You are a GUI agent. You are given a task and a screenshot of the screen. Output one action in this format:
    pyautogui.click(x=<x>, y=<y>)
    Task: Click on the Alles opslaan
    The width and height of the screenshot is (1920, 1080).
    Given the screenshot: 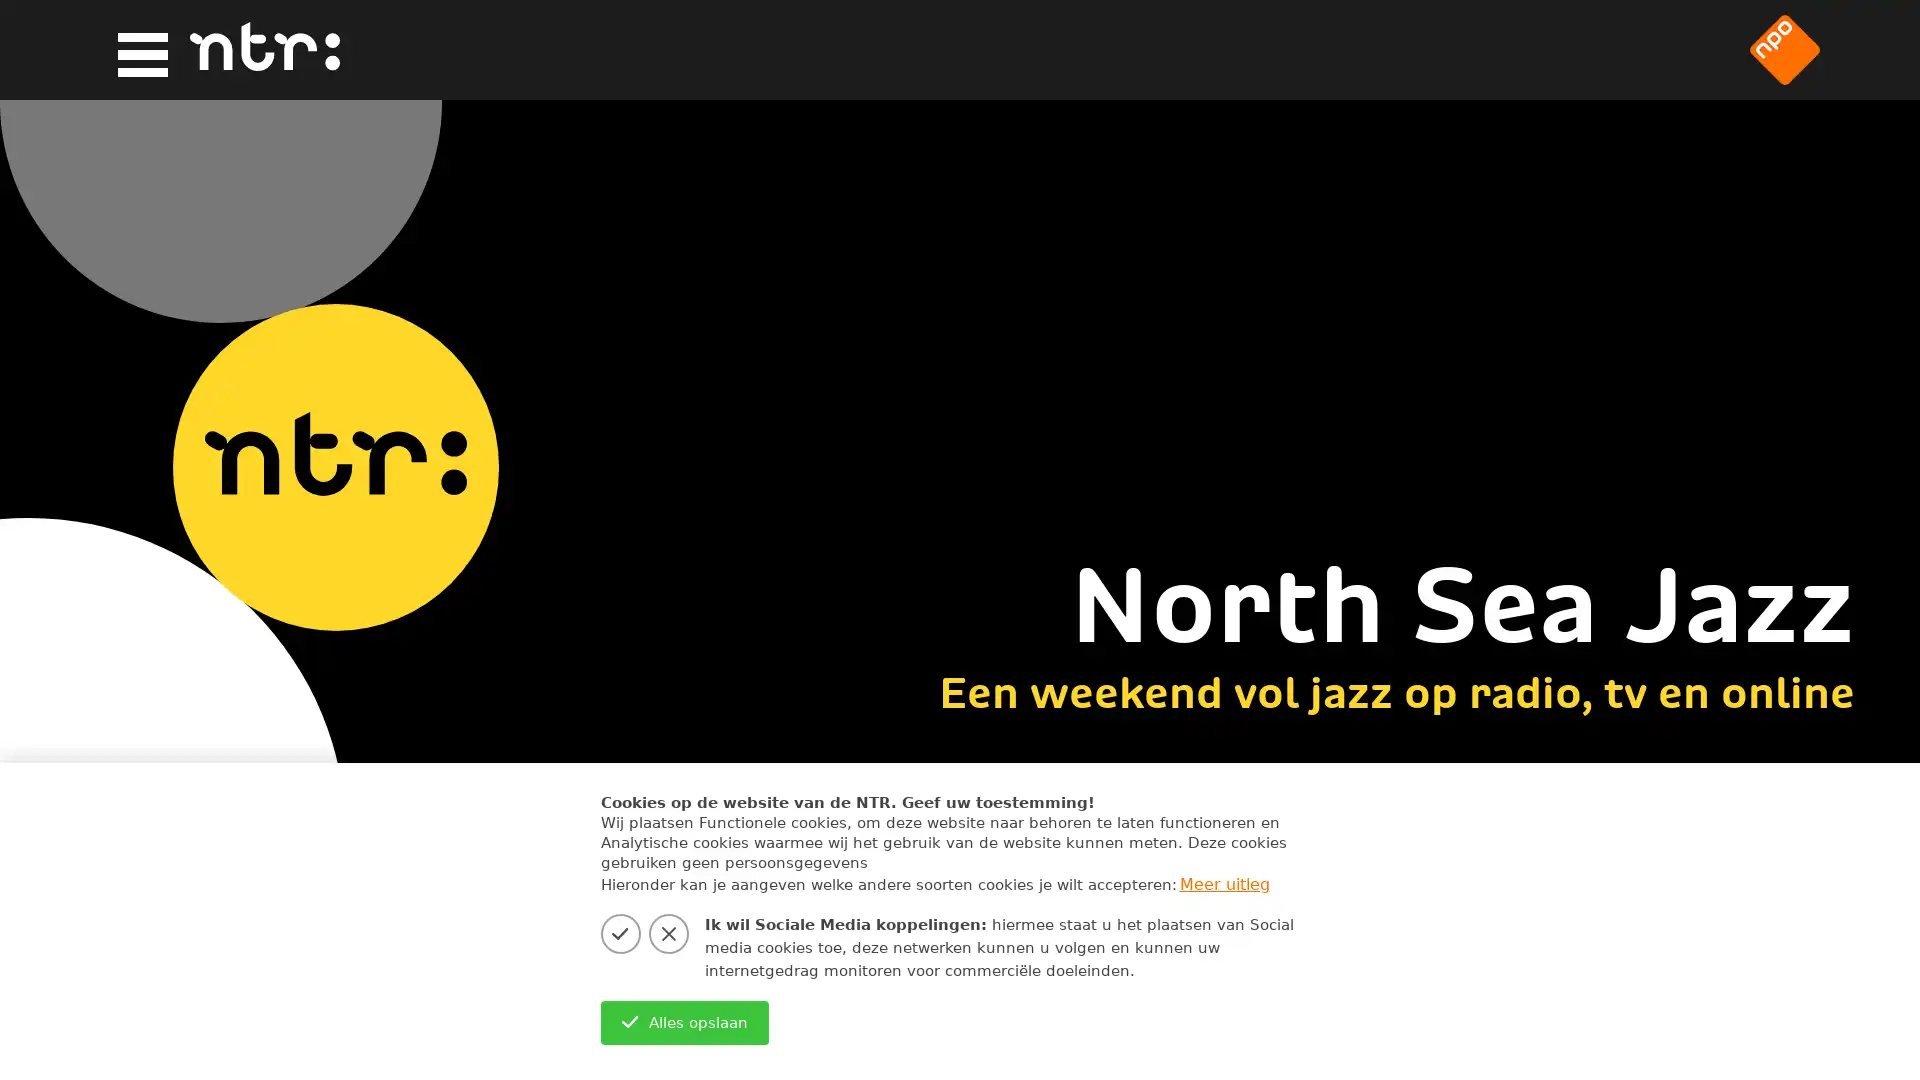 What is the action you would take?
    pyautogui.click(x=684, y=1022)
    